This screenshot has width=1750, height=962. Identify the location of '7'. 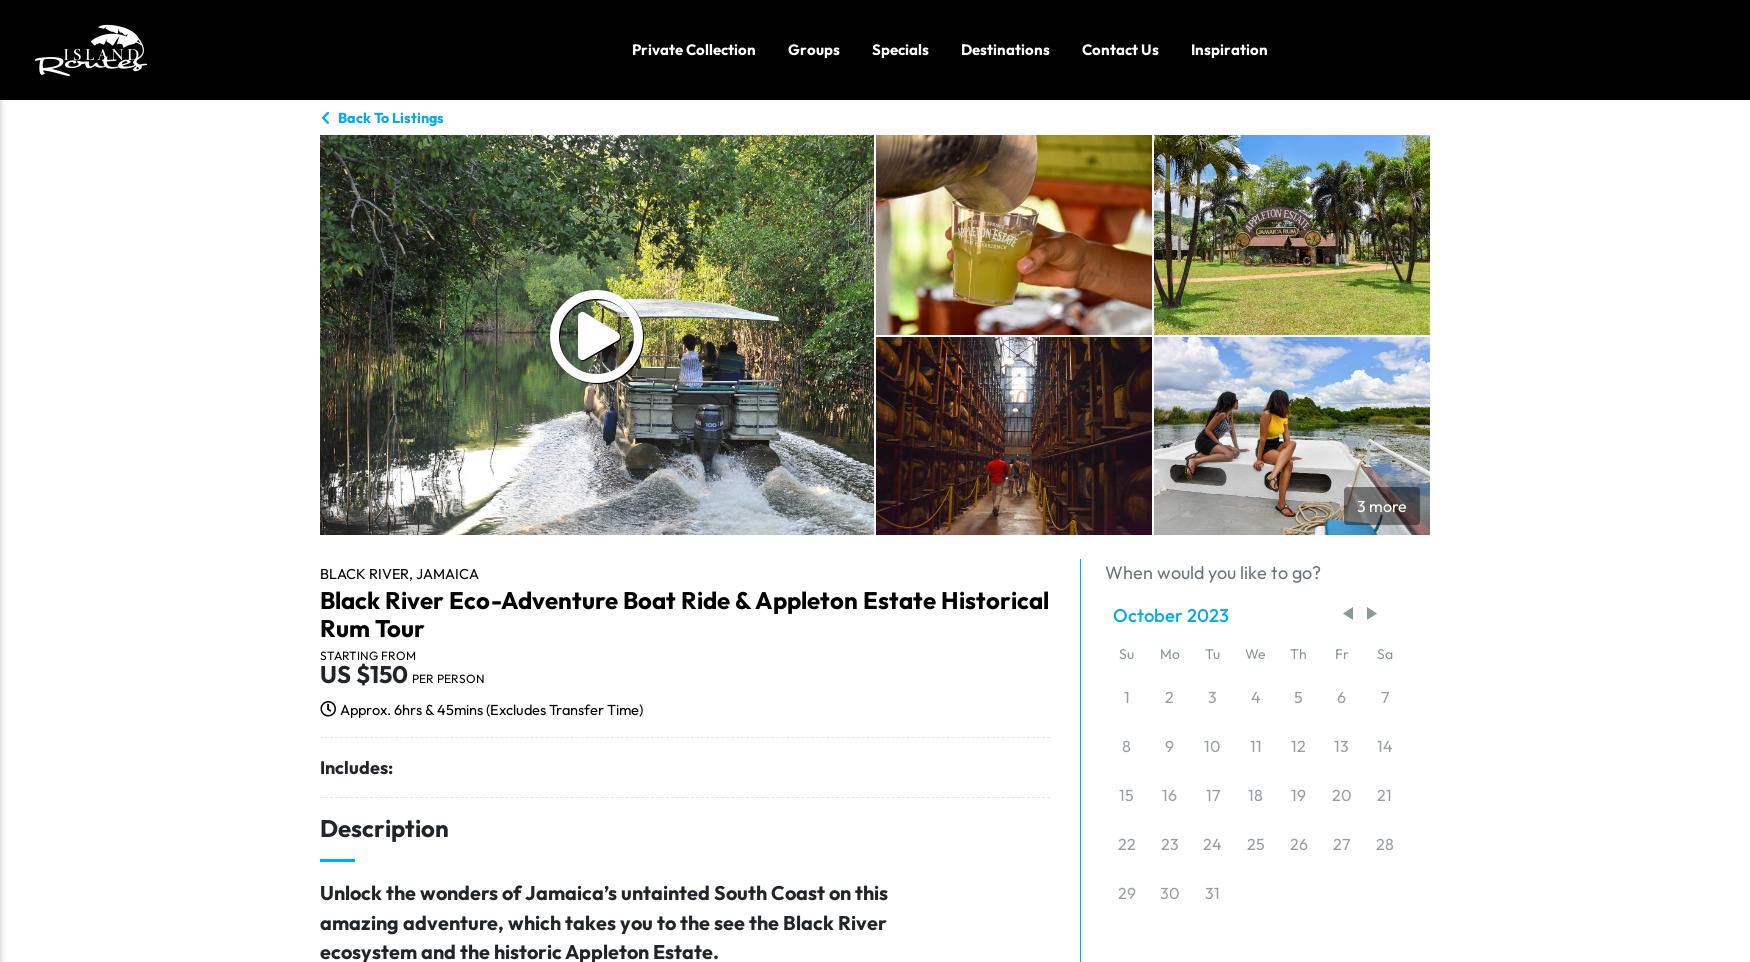
(1383, 695).